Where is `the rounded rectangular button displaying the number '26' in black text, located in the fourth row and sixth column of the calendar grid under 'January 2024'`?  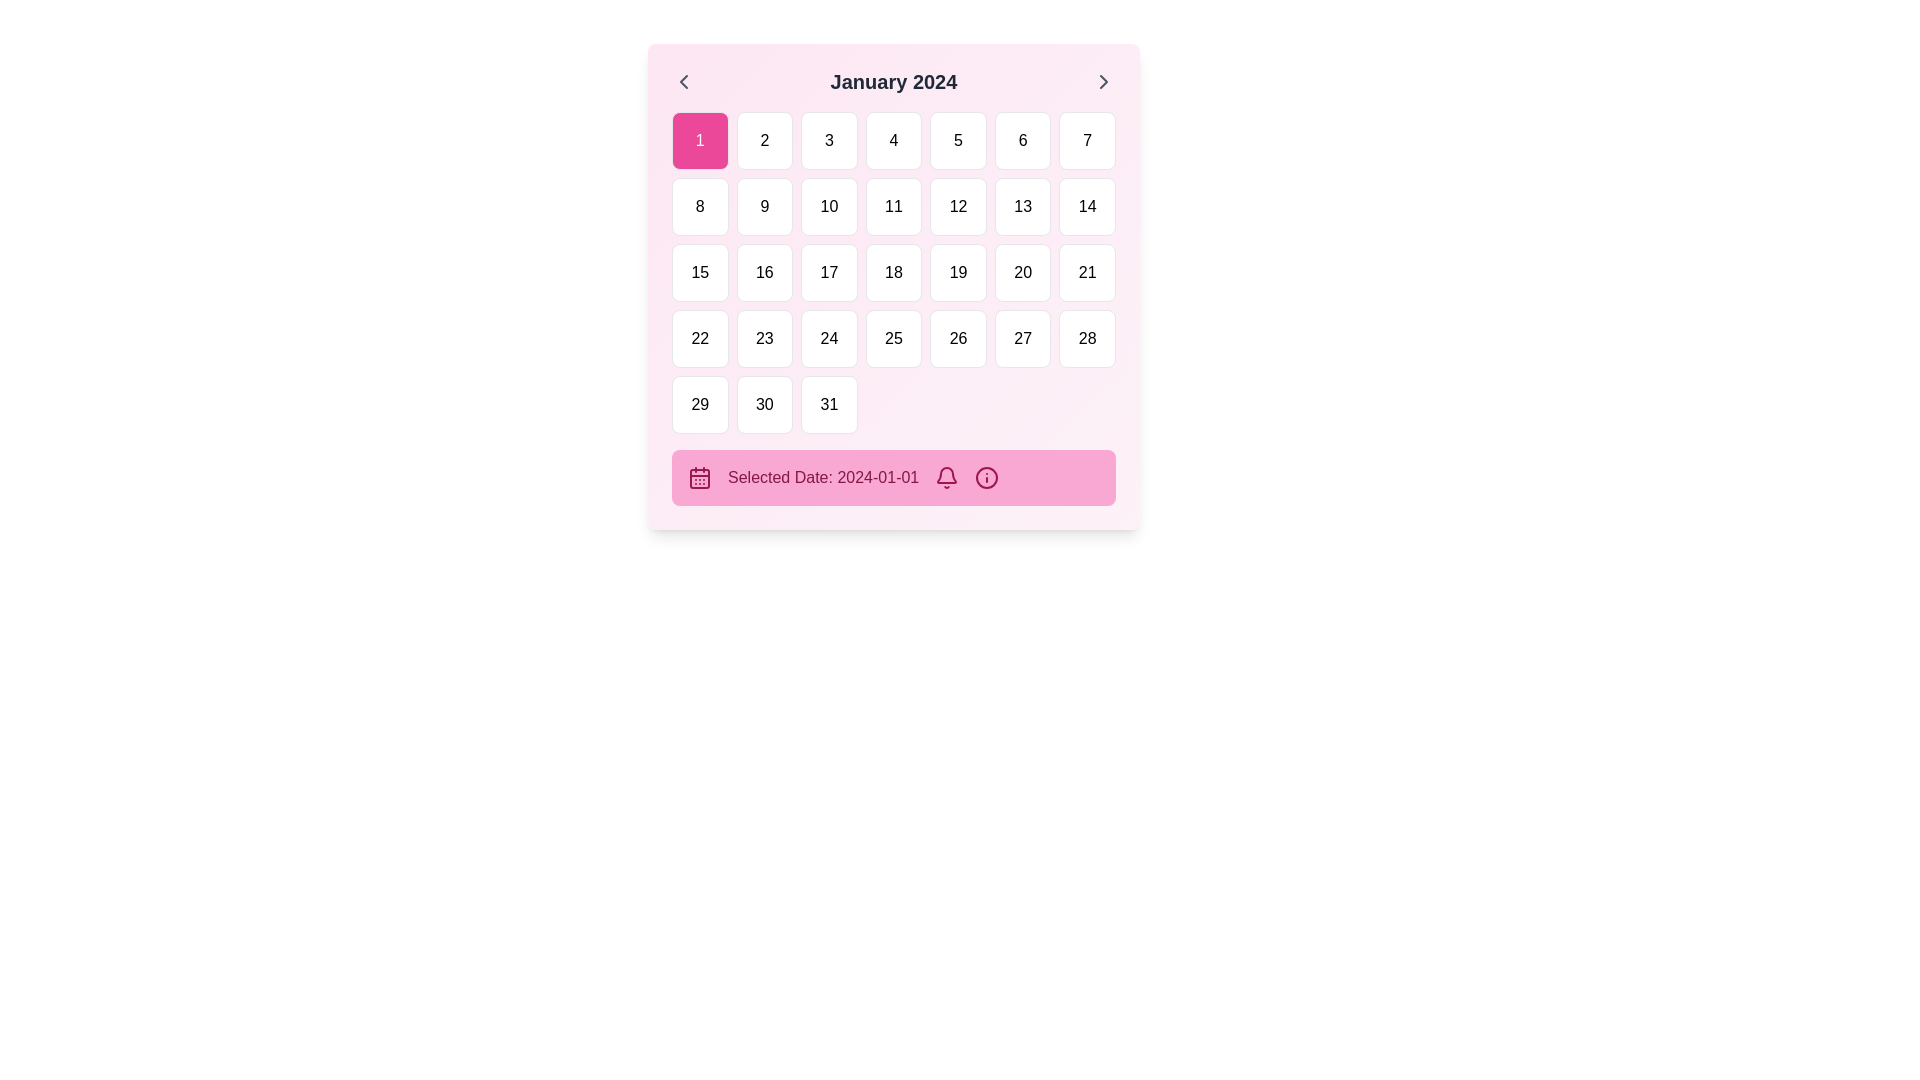
the rounded rectangular button displaying the number '26' in black text, located in the fourth row and sixth column of the calendar grid under 'January 2024' is located at coordinates (957, 338).